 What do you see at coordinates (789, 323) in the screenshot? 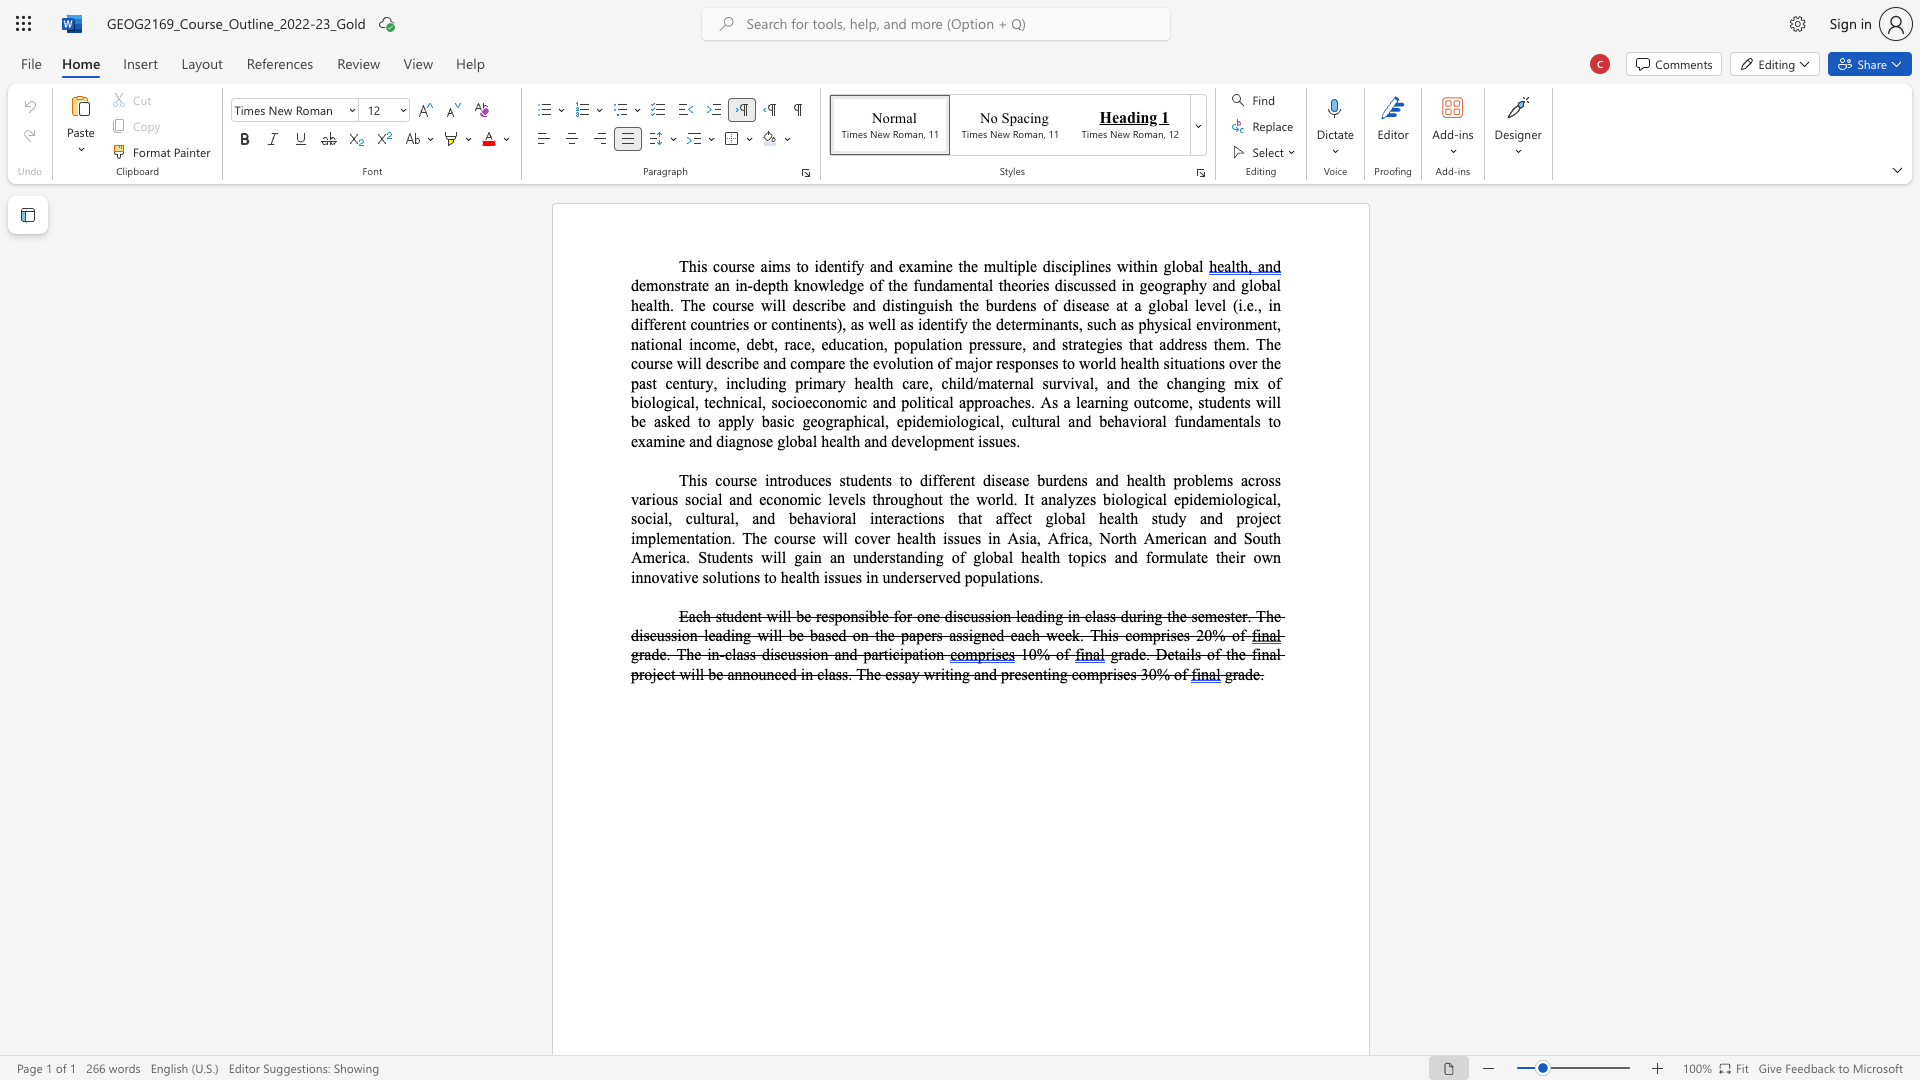
I see `the 1th character "n" in the text` at bounding box center [789, 323].